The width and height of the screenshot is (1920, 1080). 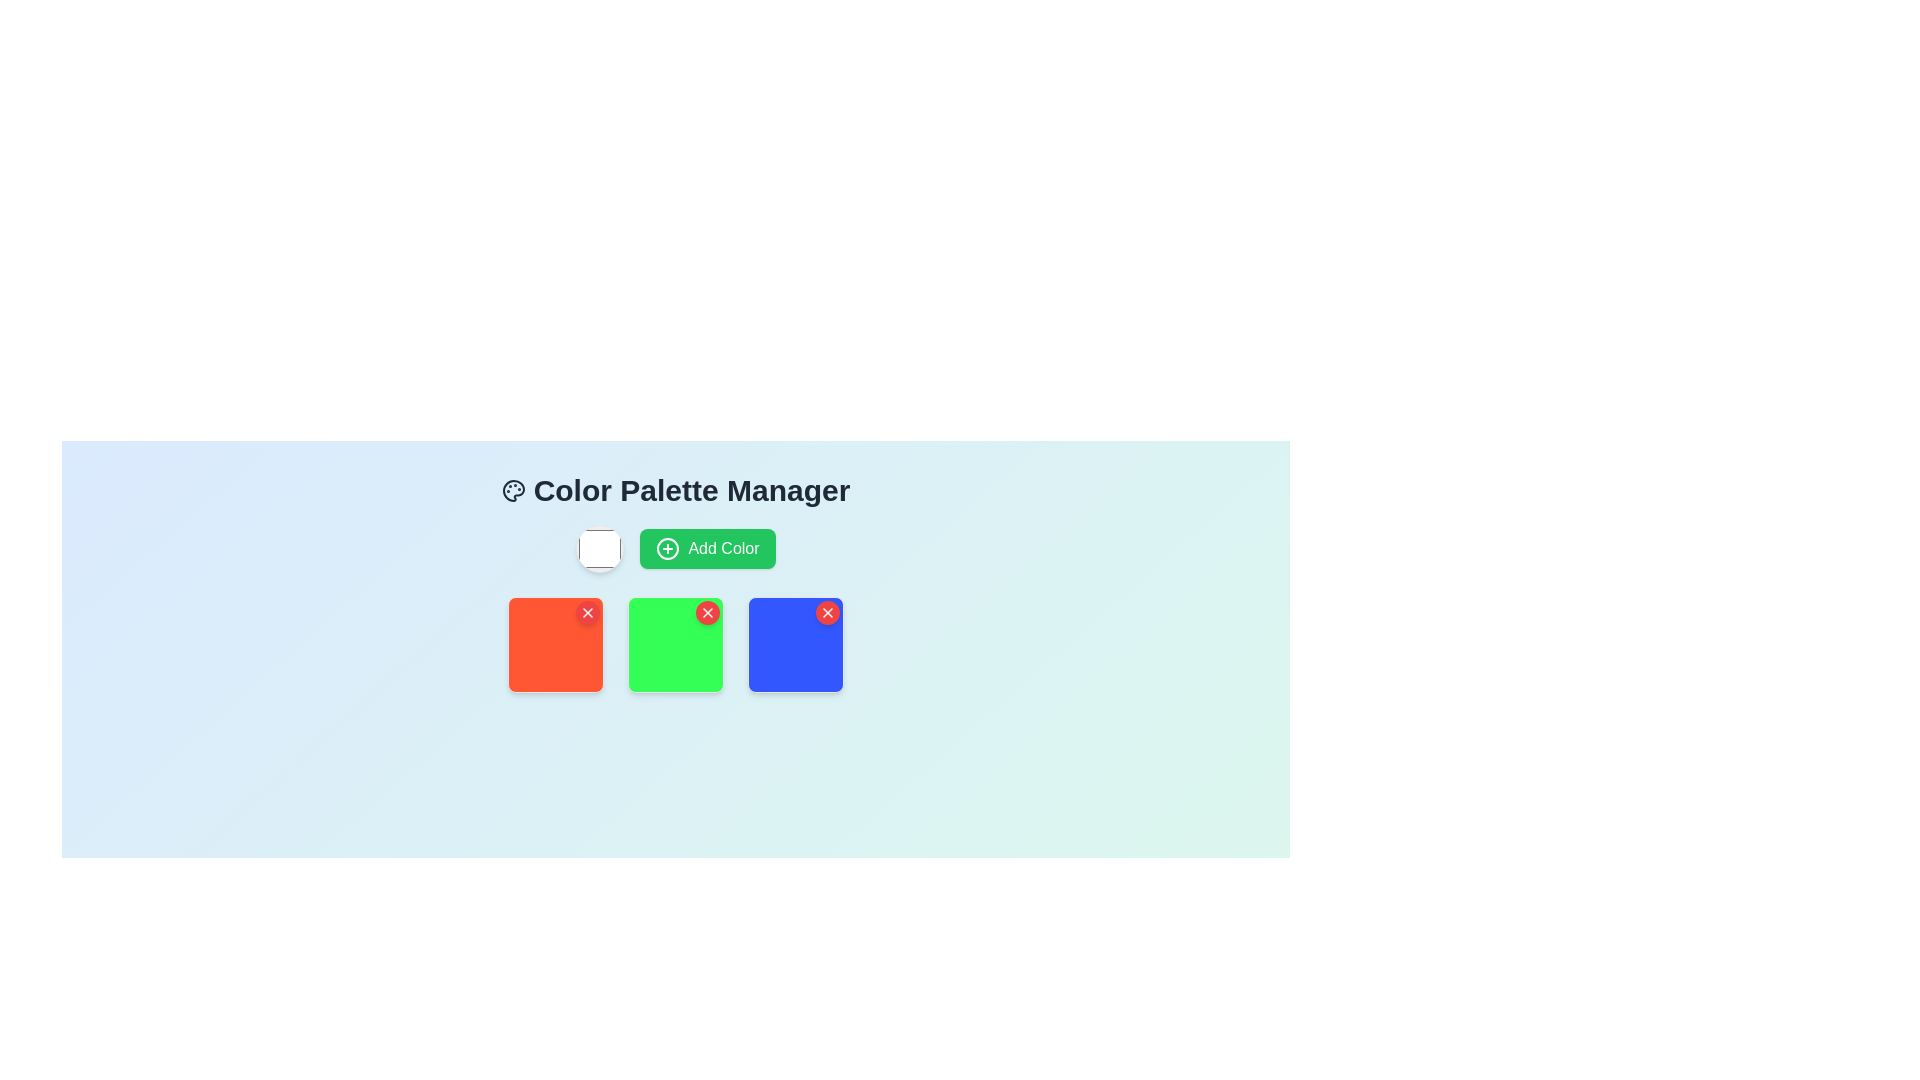 I want to click on the green 'Add Color' button with rounded edges, labeled in white text, so click(x=708, y=548).